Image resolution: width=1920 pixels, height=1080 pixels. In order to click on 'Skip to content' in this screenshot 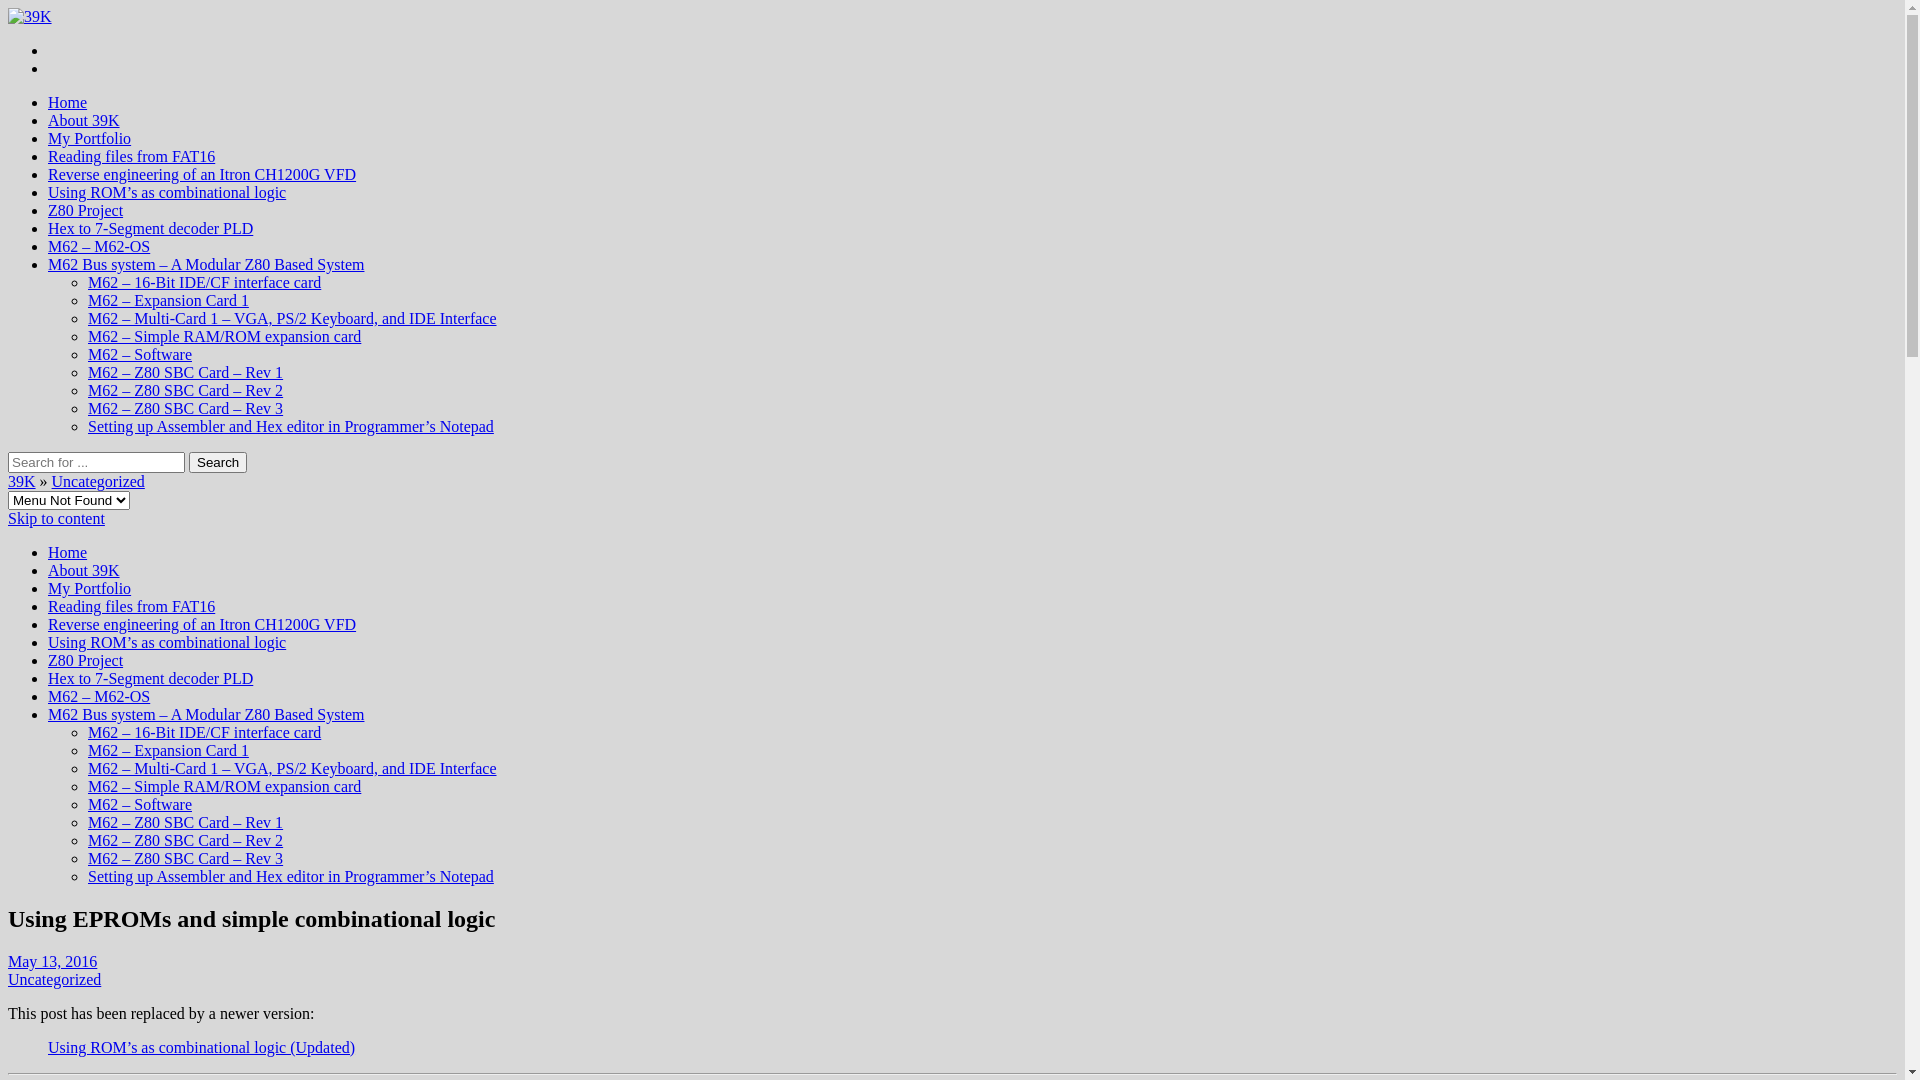, I will do `click(56, 517)`.